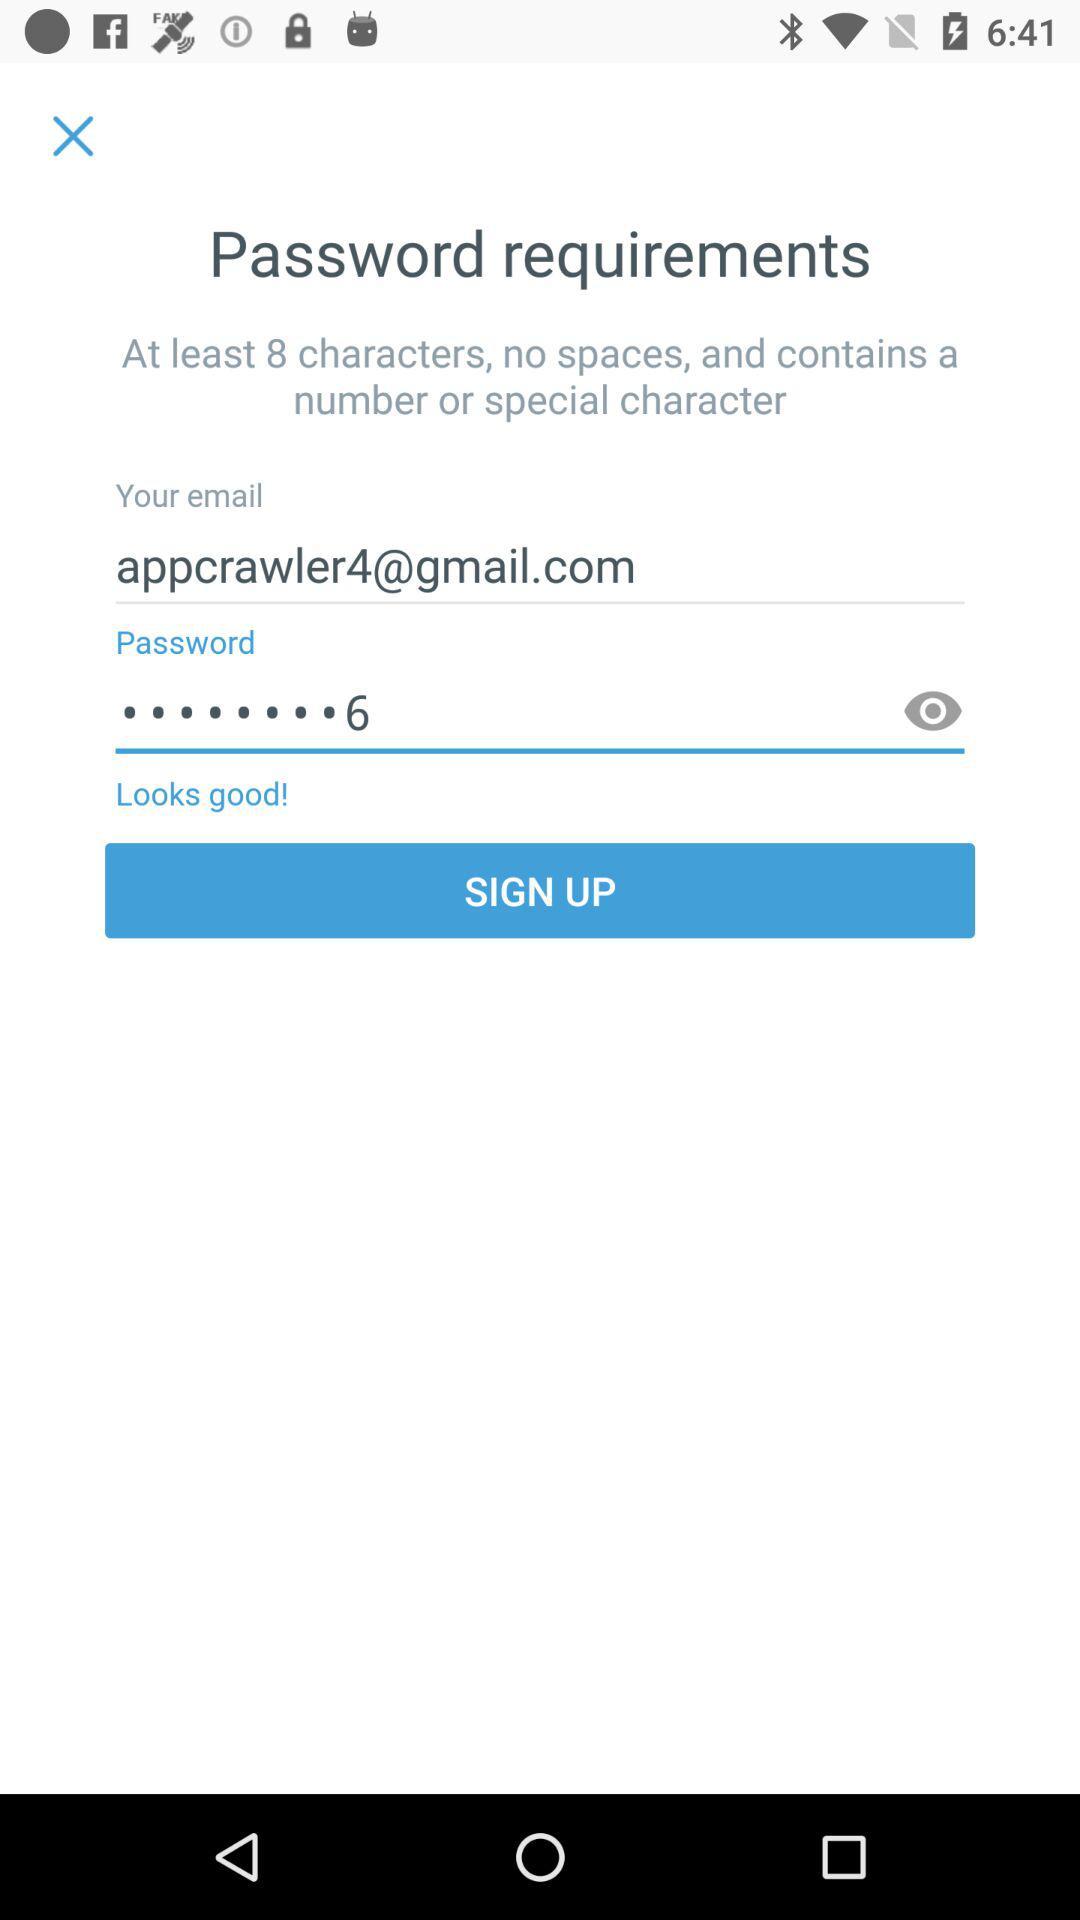 This screenshot has height=1920, width=1080. I want to click on the icon above the sign up, so click(933, 712).